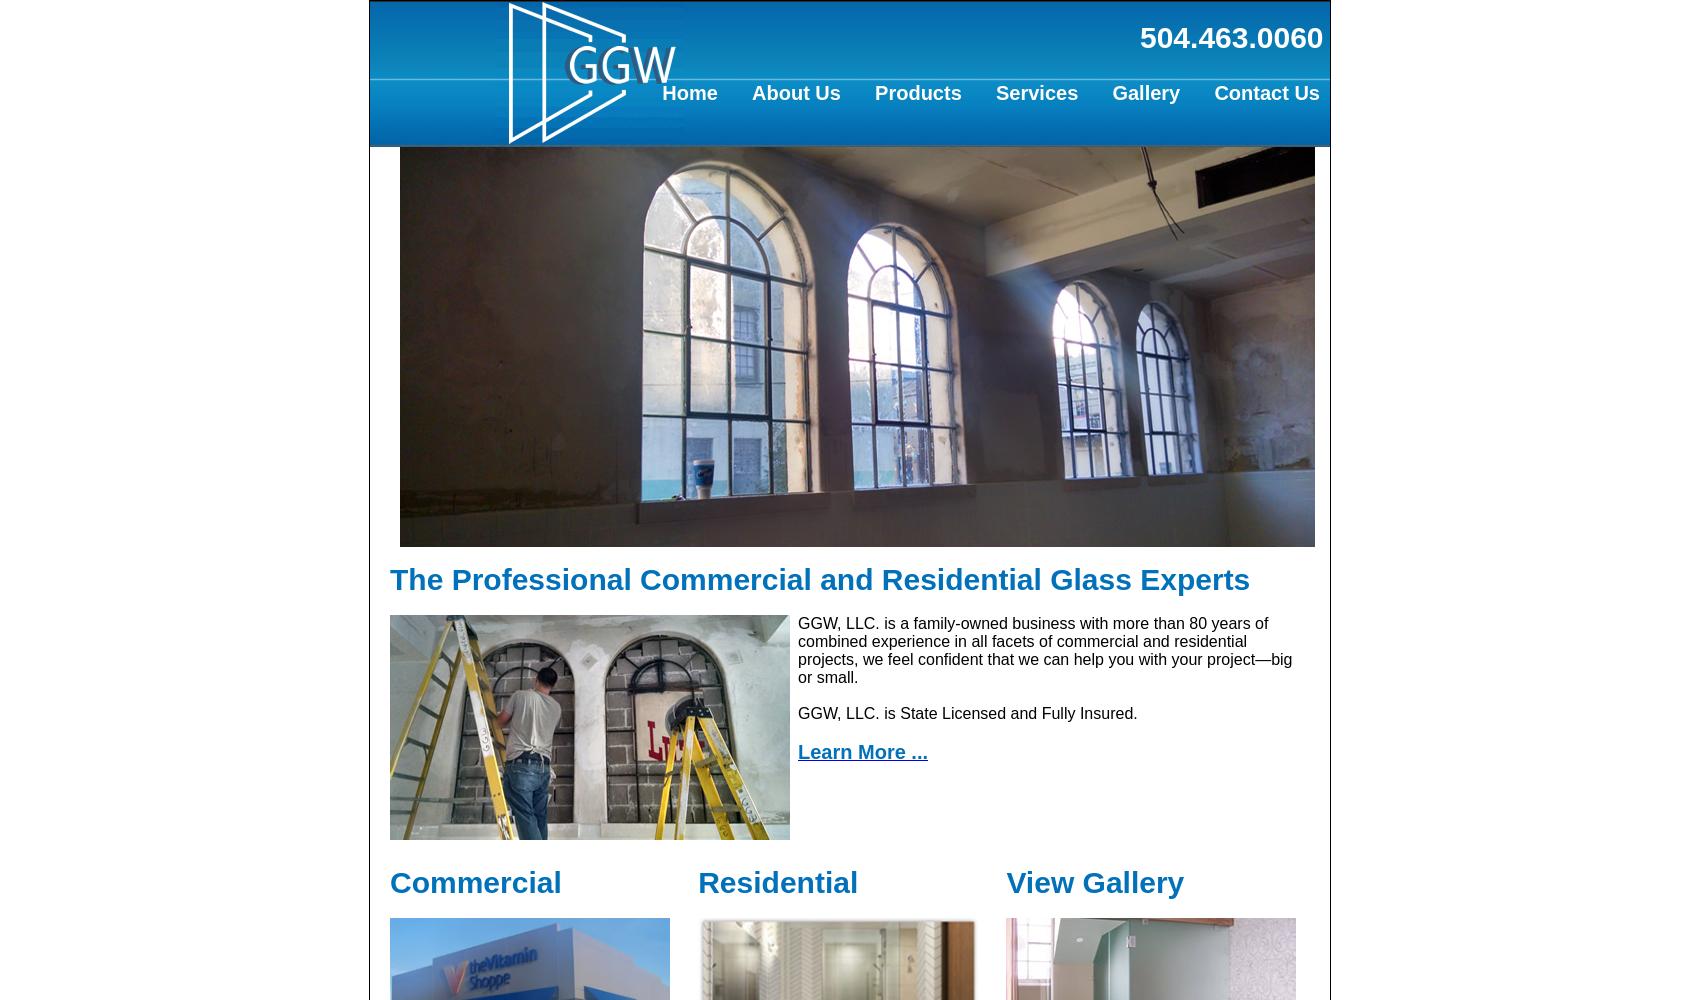  Describe the element at coordinates (689, 92) in the screenshot. I see `'Home'` at that location.